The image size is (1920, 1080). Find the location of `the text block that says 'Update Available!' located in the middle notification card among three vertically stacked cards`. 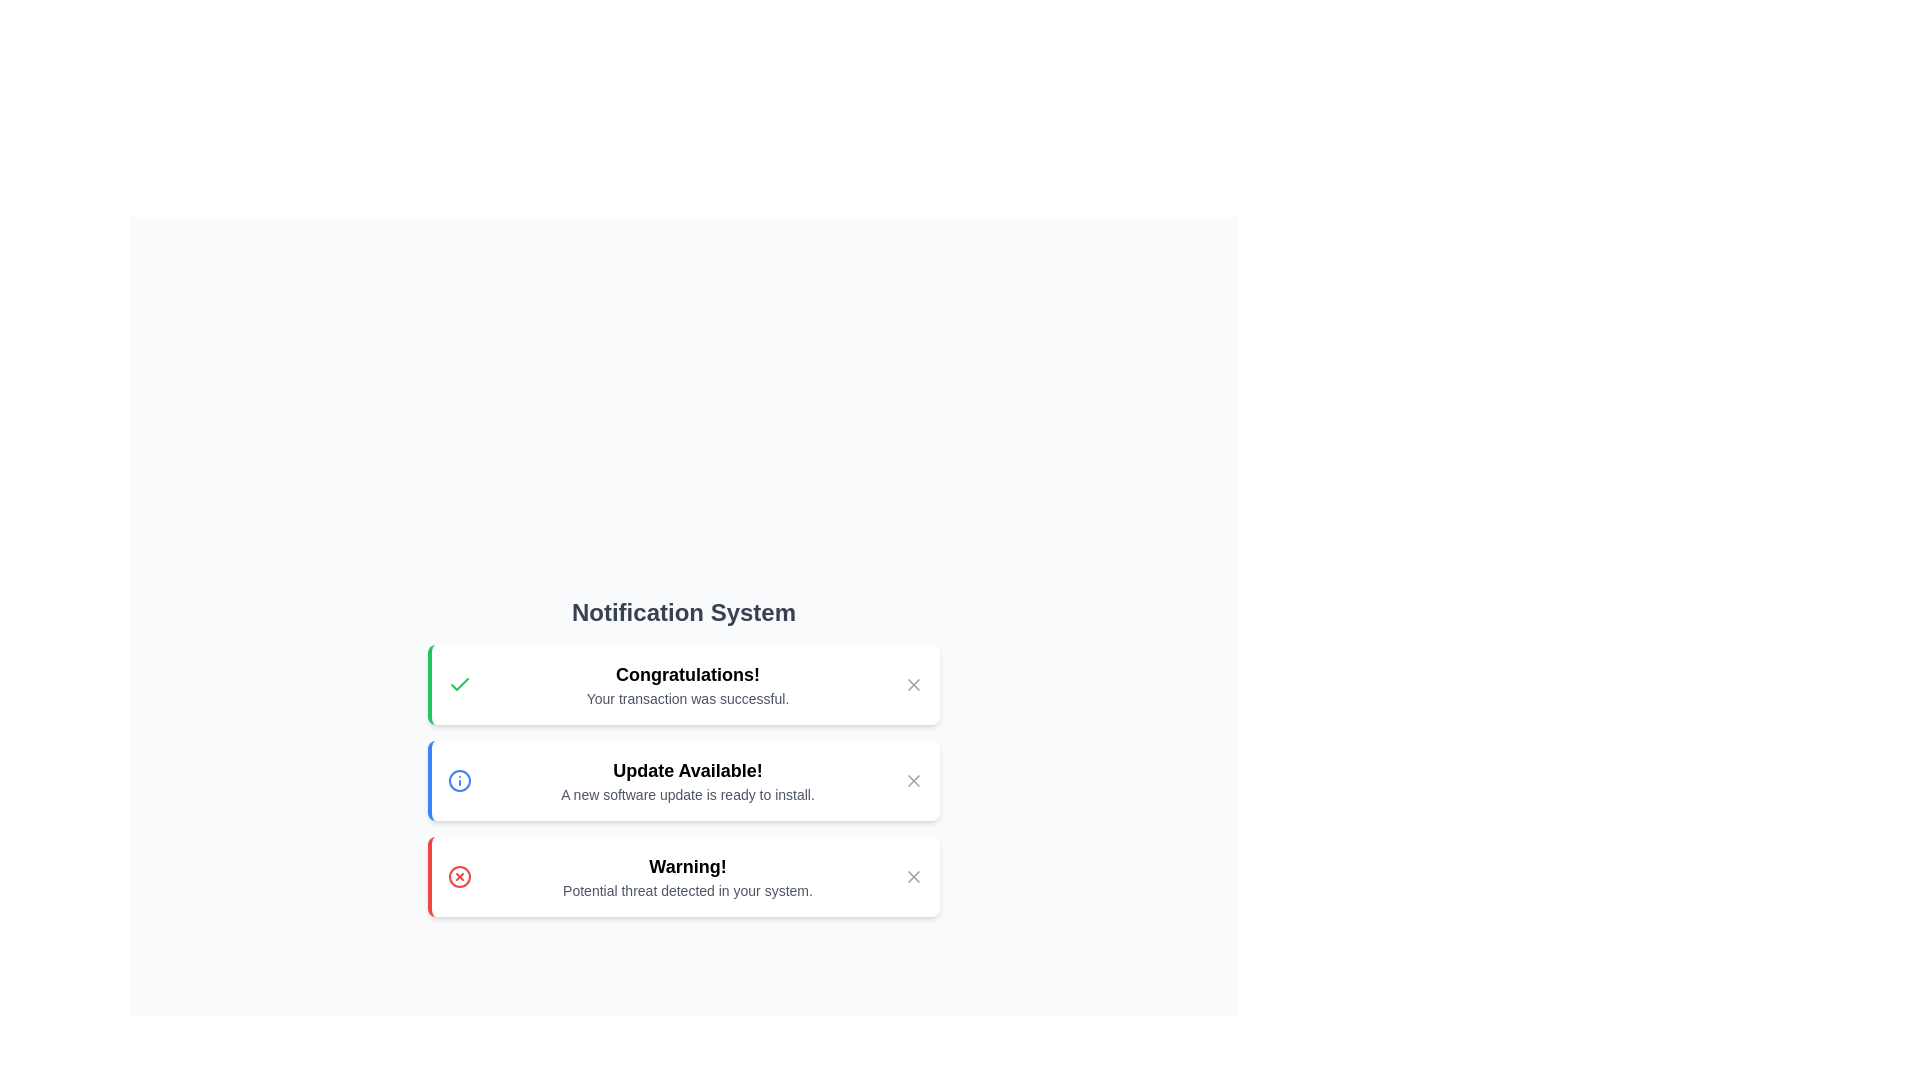

the text block that says 'Update Available!' located in the middle notification card among three vertically stacked cards is located at coordinates (687, 779).